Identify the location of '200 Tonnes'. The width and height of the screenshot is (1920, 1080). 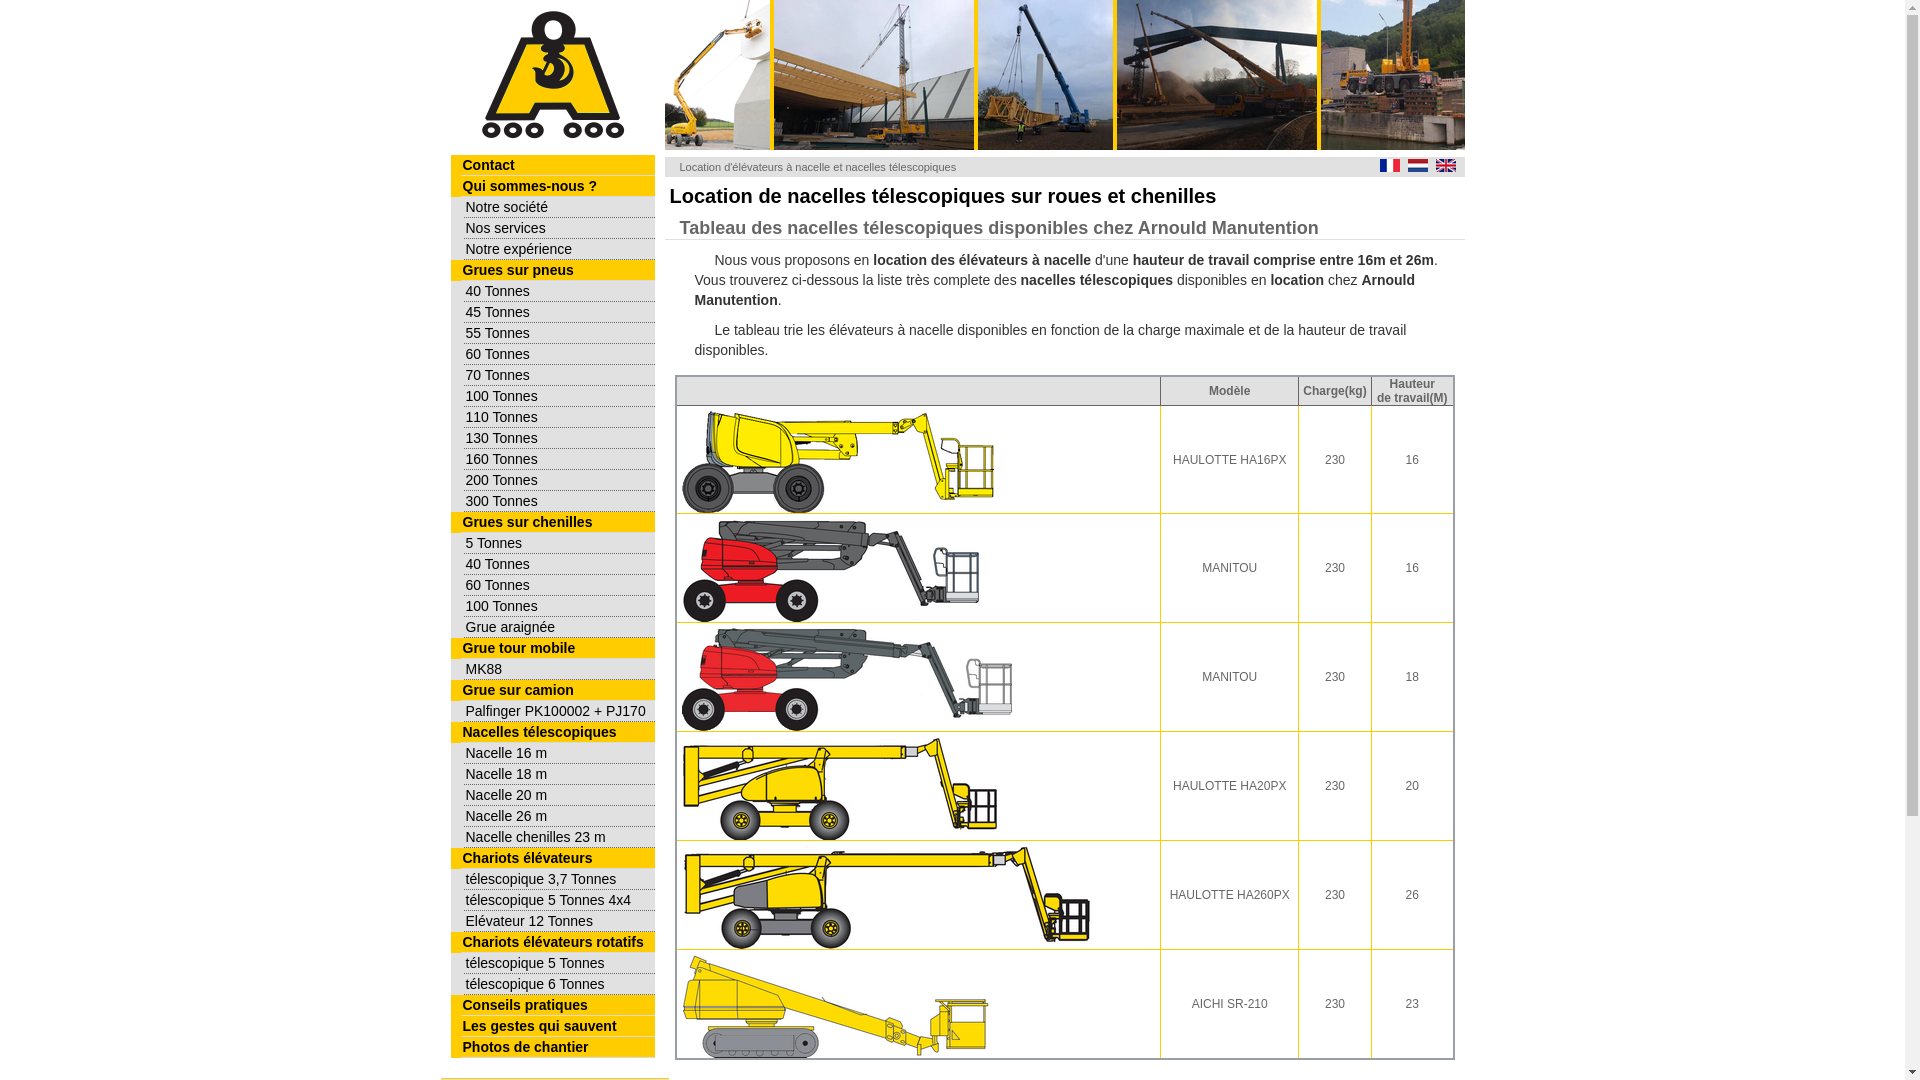
(463, 480).